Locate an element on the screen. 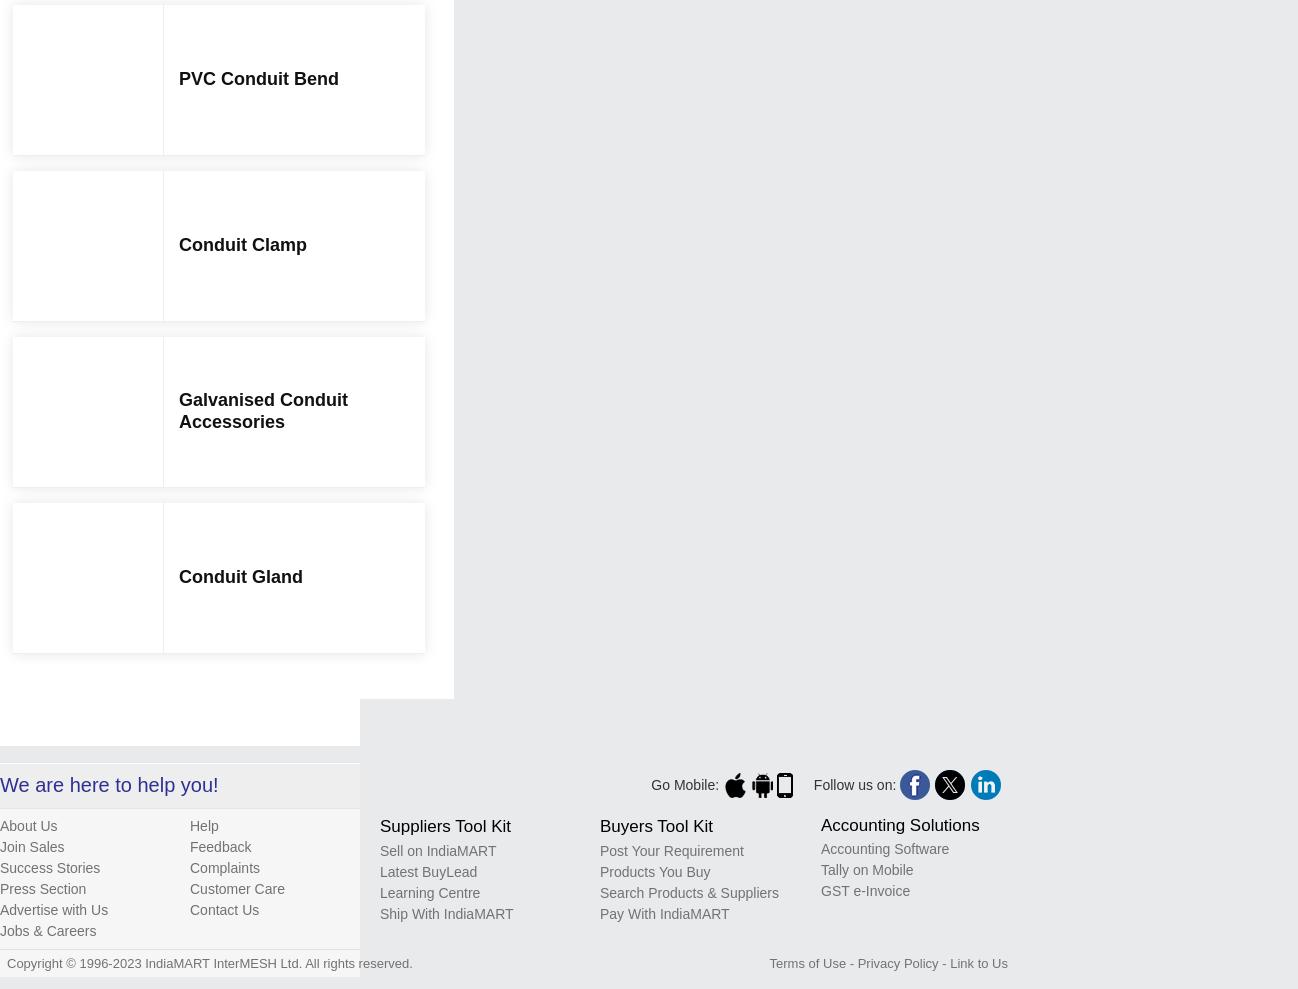  'Link to Us' is located at coordinates (978, 962).